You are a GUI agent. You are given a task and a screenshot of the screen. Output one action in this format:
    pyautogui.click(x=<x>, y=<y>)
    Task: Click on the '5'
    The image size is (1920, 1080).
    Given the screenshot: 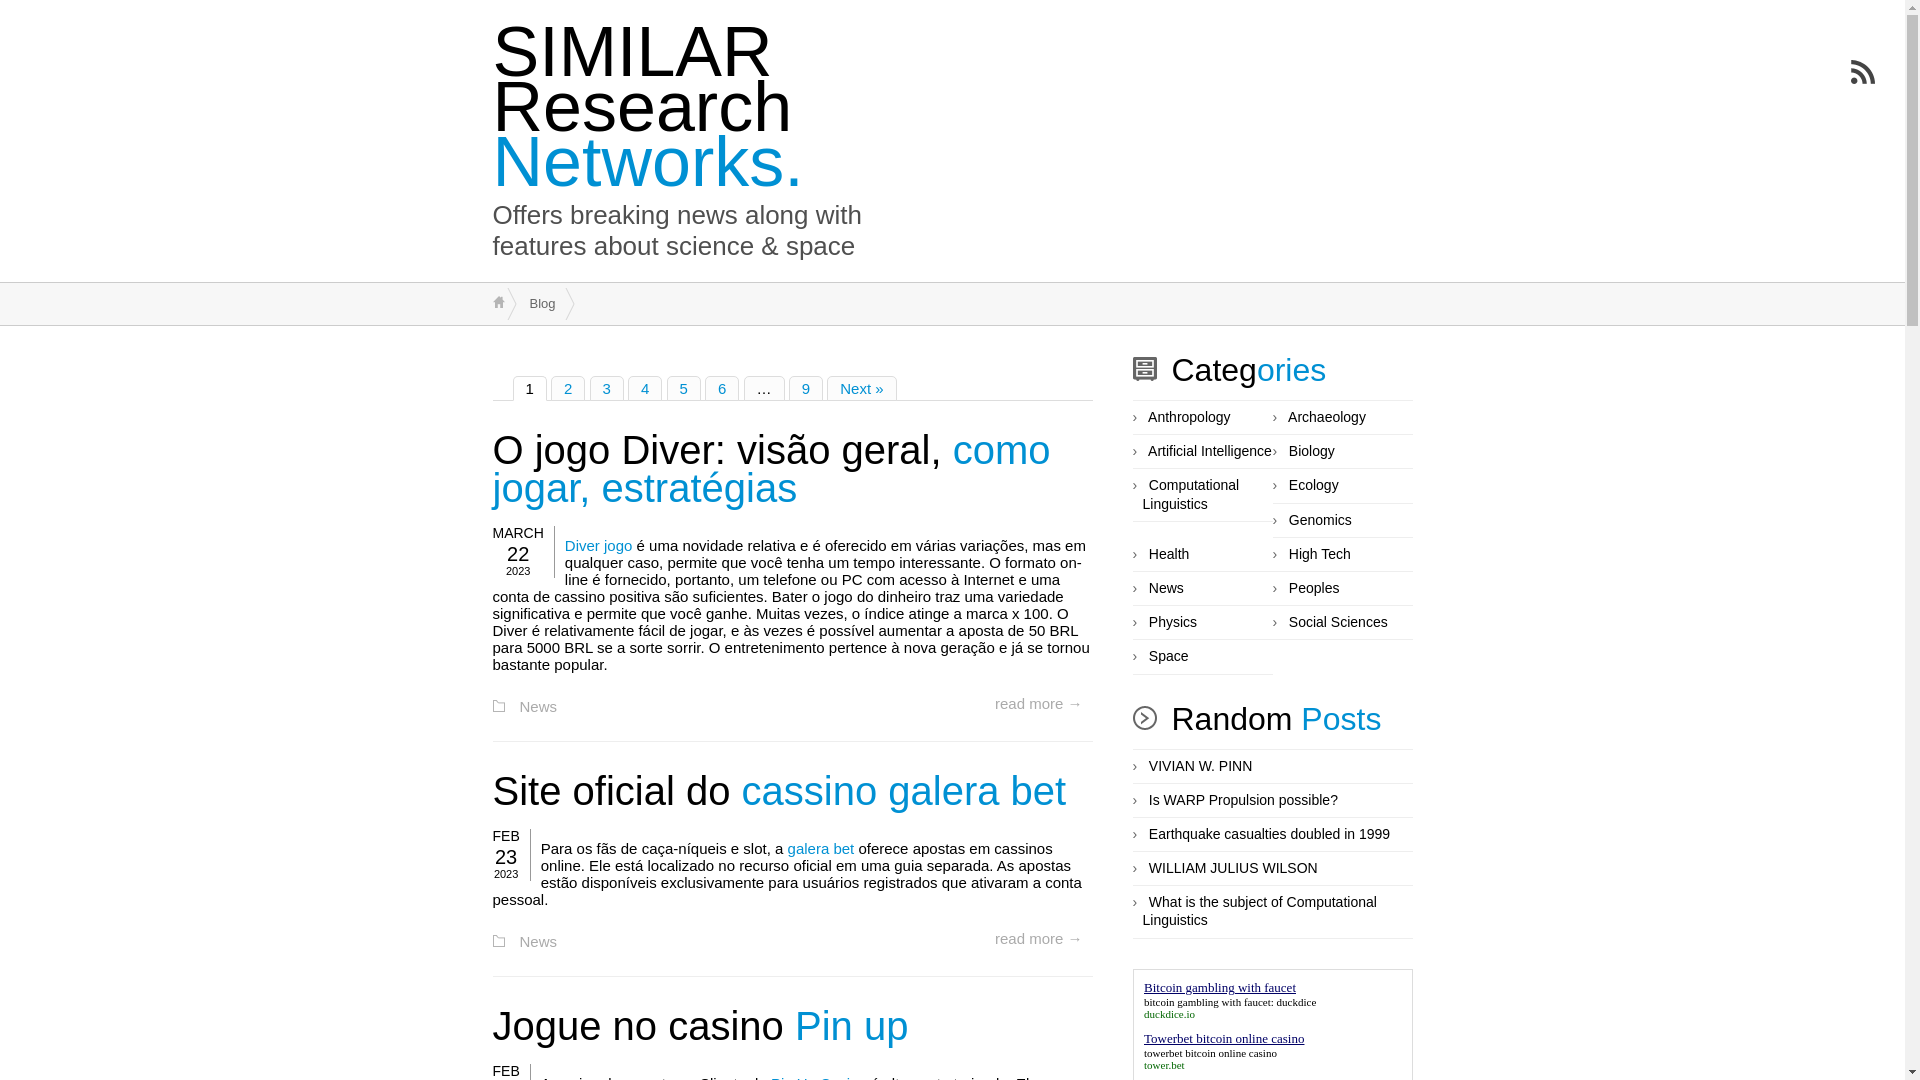 What is the action you would take?
    pyautogui.click(x=684, y=388)
    